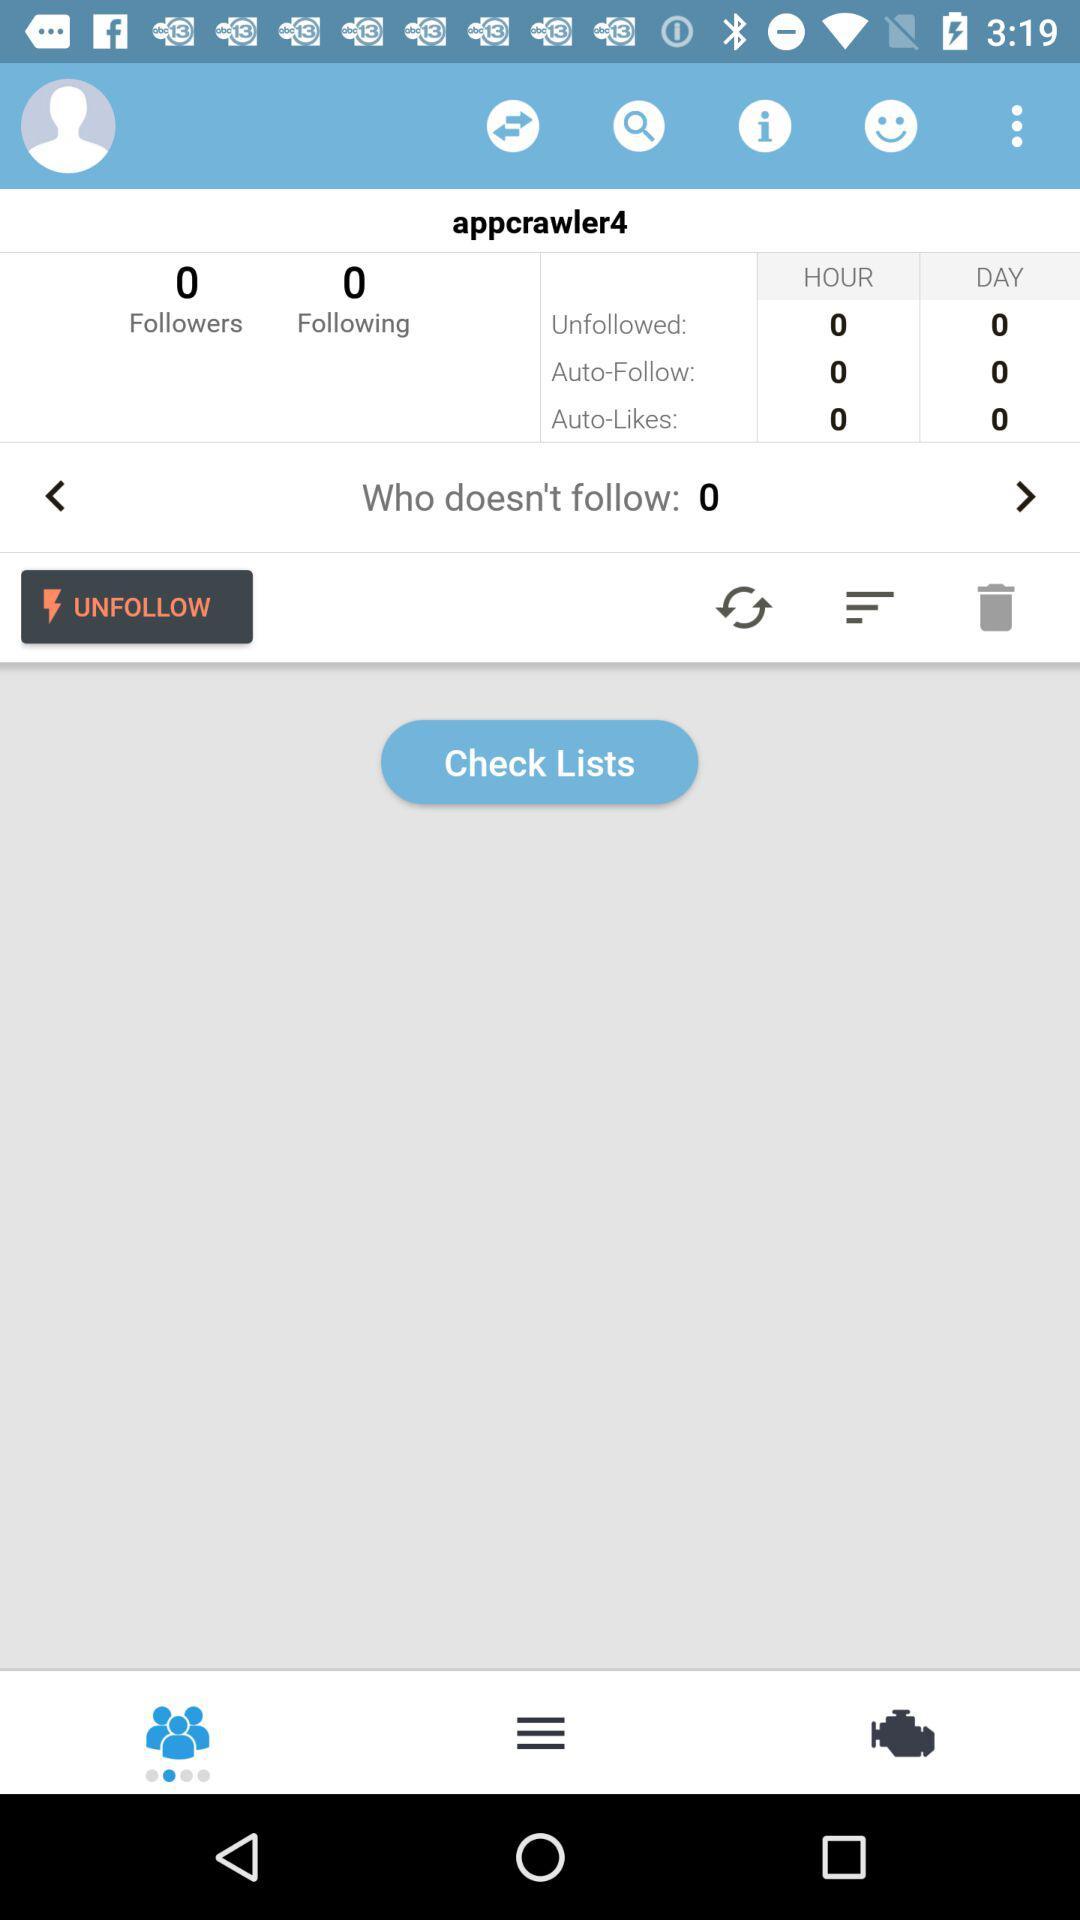 Image resolution: width=1080 pixels, height=1920 pixels. What do you see at coordinates (352, 295) in the screenshot?
I see `0` at bounding box center [352, 295].